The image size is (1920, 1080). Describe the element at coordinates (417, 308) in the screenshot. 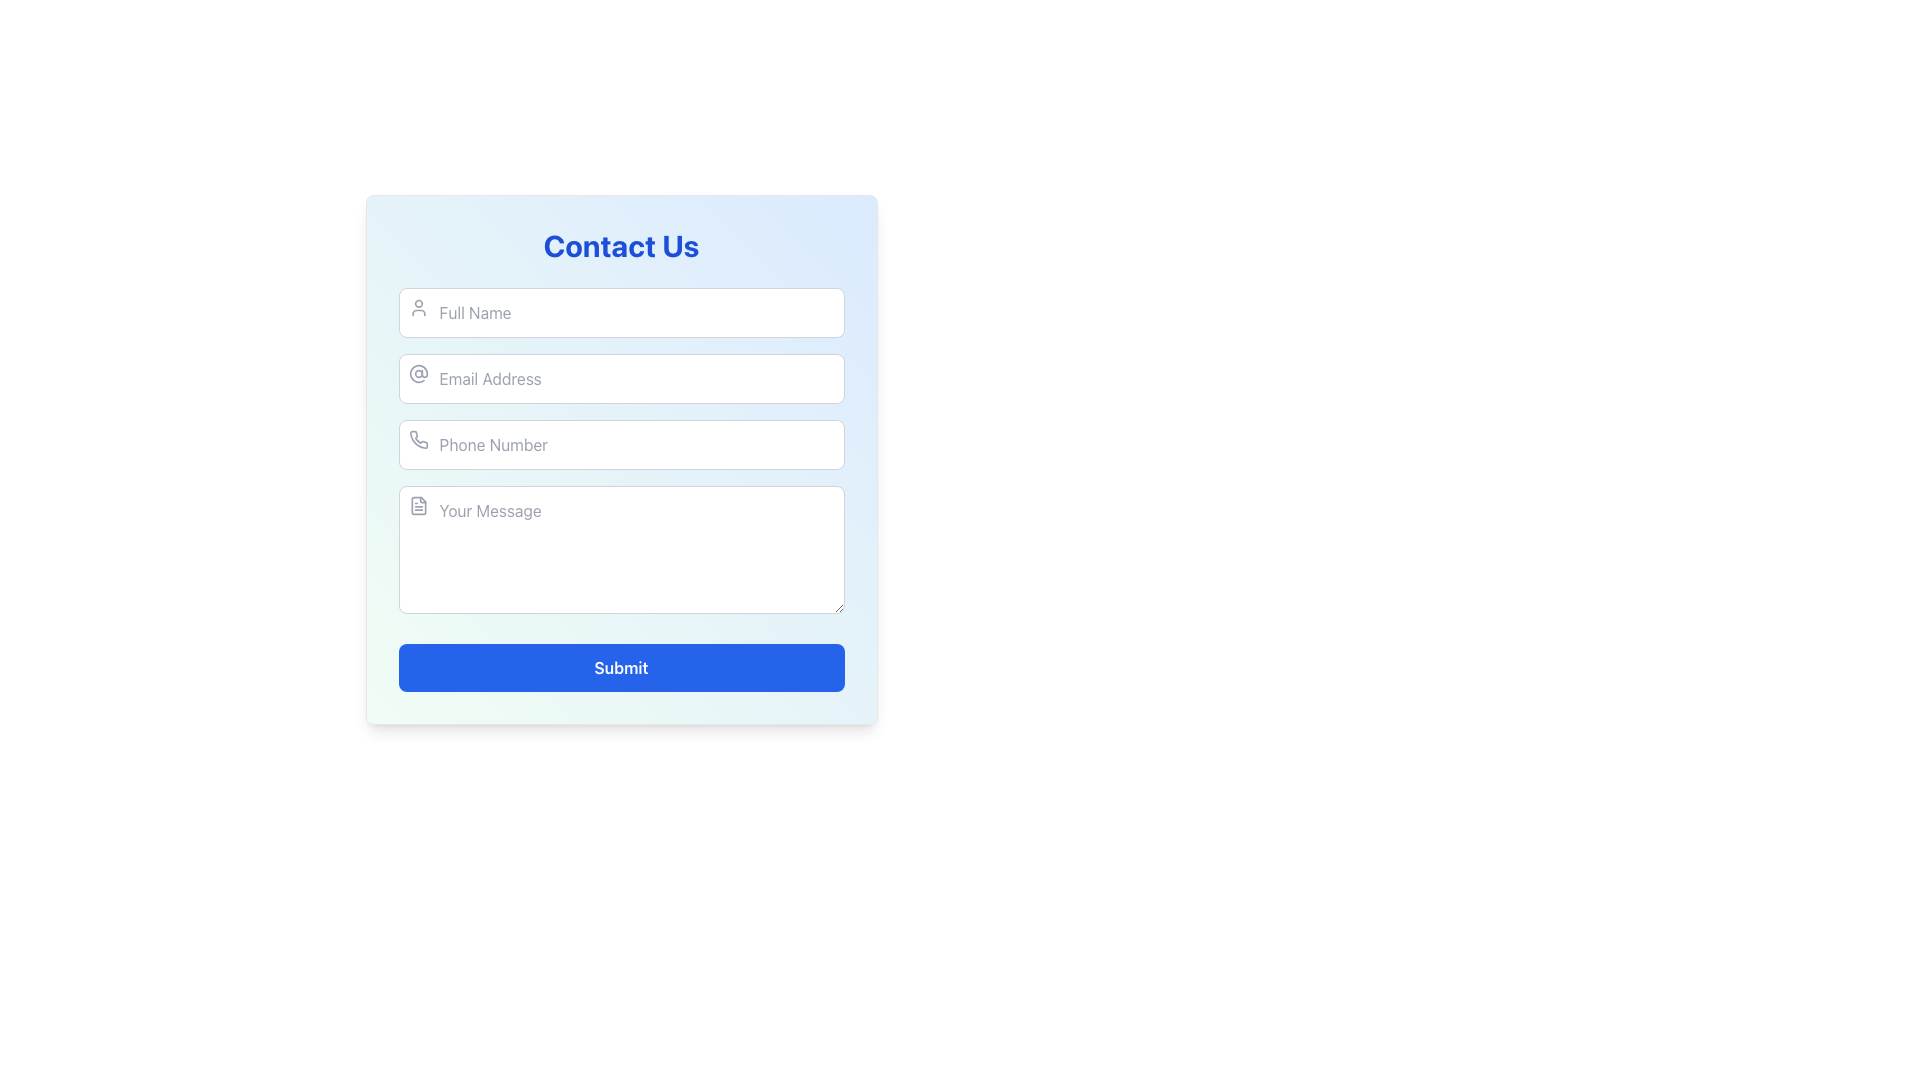

I see `the user icon located in the top-left corner of the 'Full Name' input field in the contact form` at that location.